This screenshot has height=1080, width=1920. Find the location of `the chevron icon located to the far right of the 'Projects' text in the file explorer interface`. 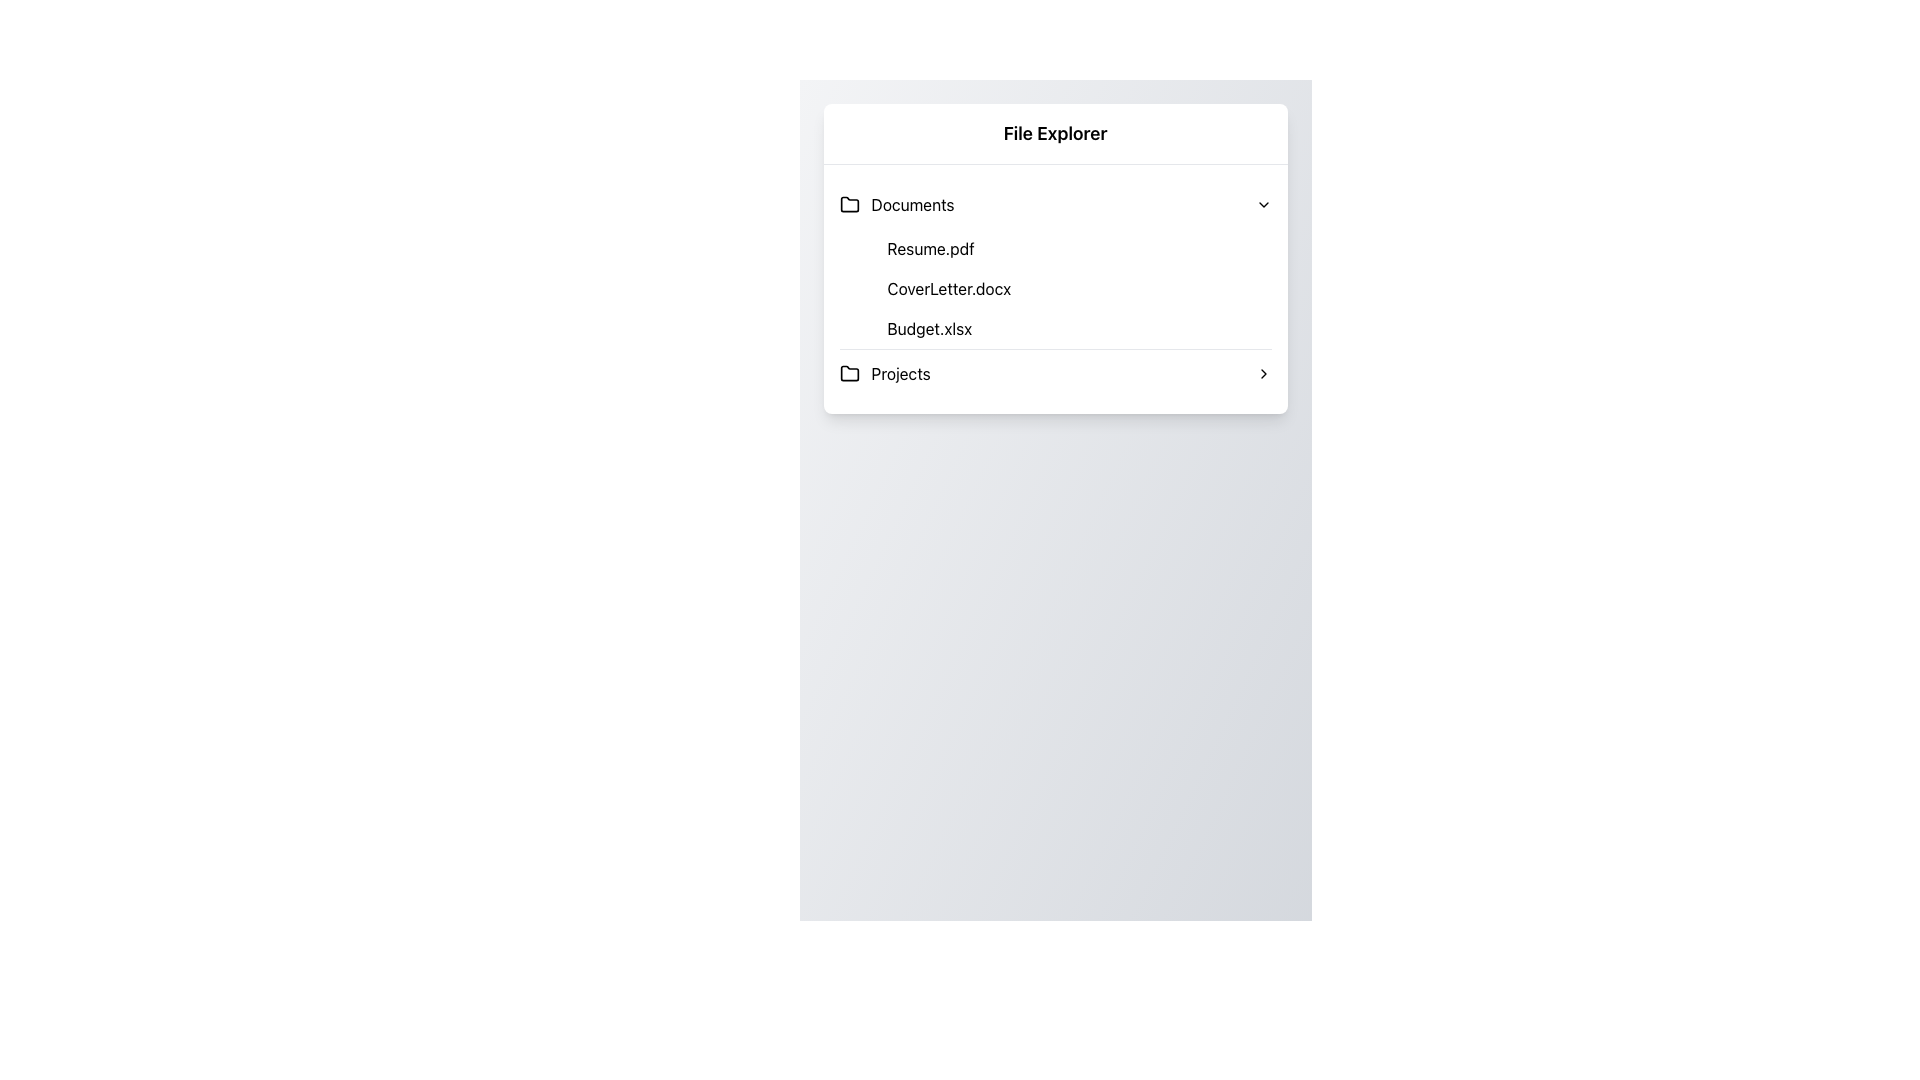

the chevron icon located to the far right of the 'Projects' text in the file explorer interface is located at coordinates (1262, 374).